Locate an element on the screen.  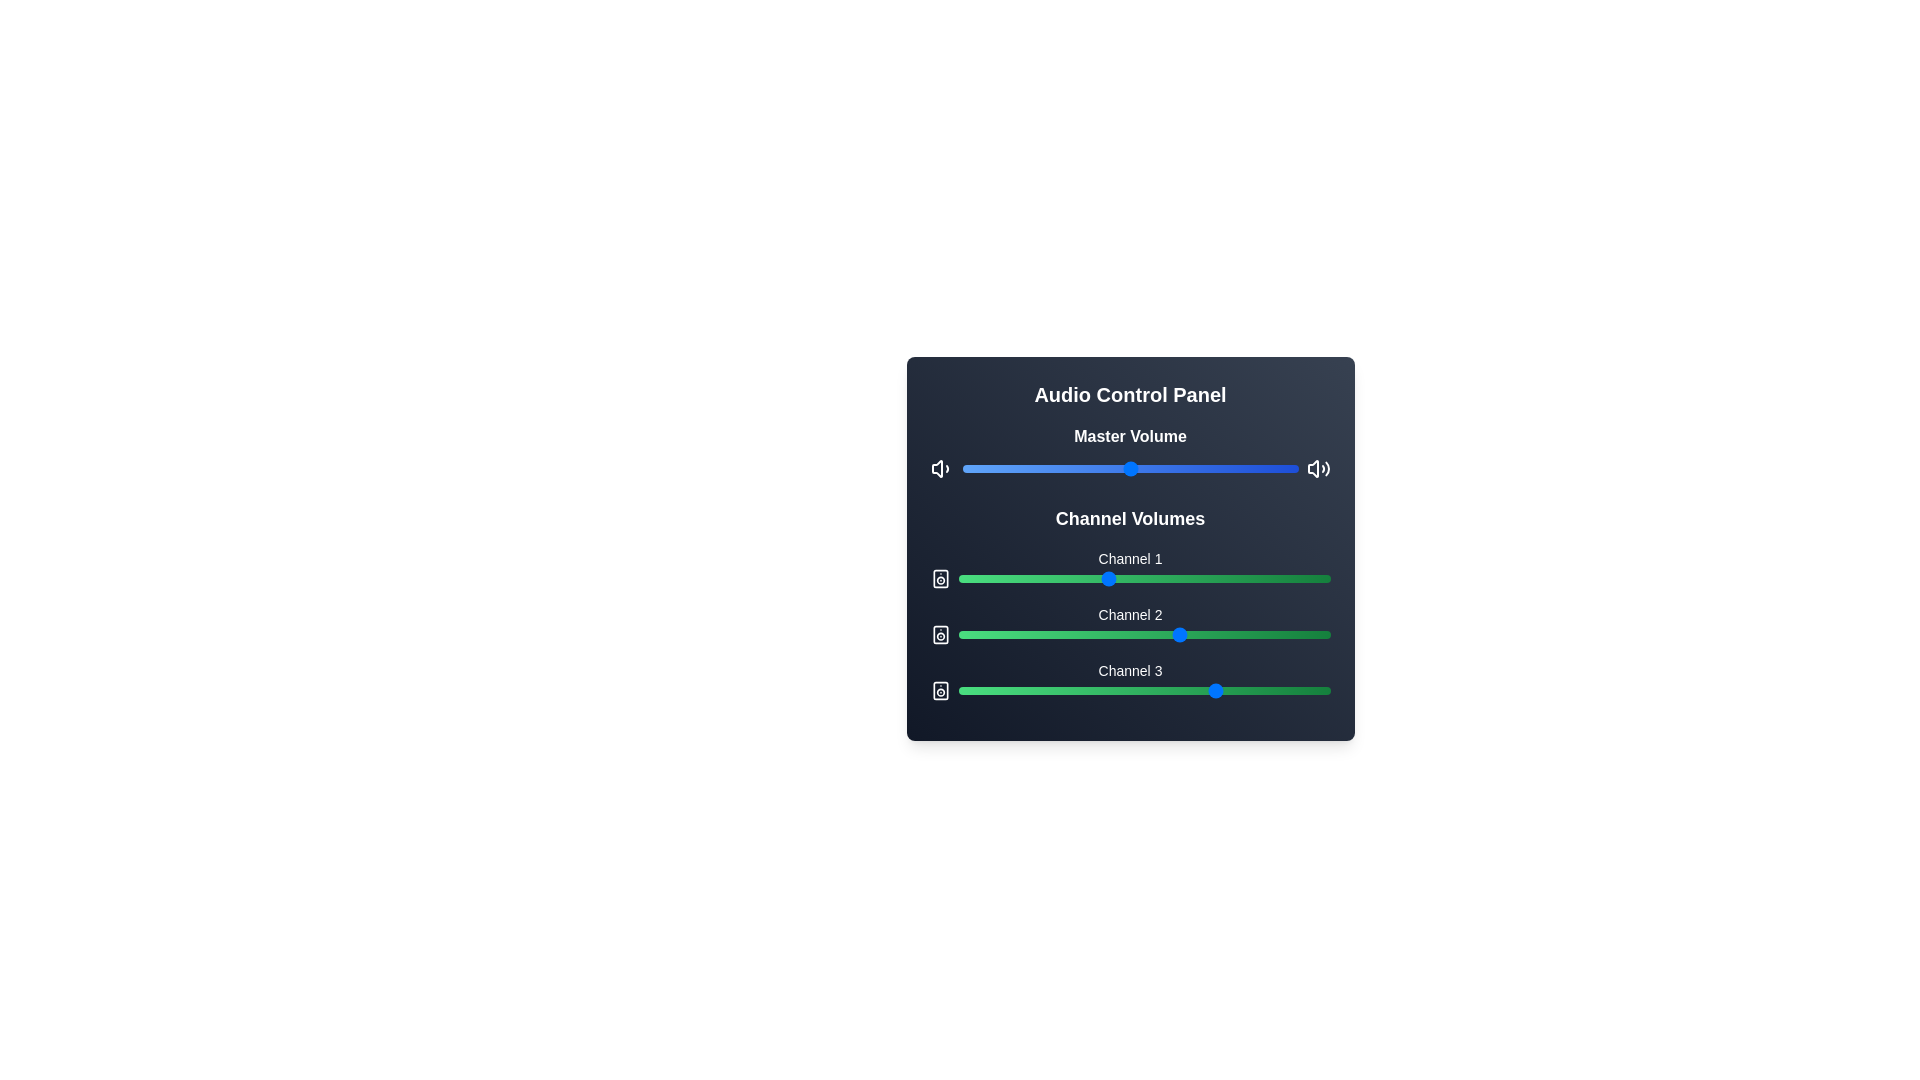
the 'Channel 3' volume slider is located at coordinates (1206, 685).